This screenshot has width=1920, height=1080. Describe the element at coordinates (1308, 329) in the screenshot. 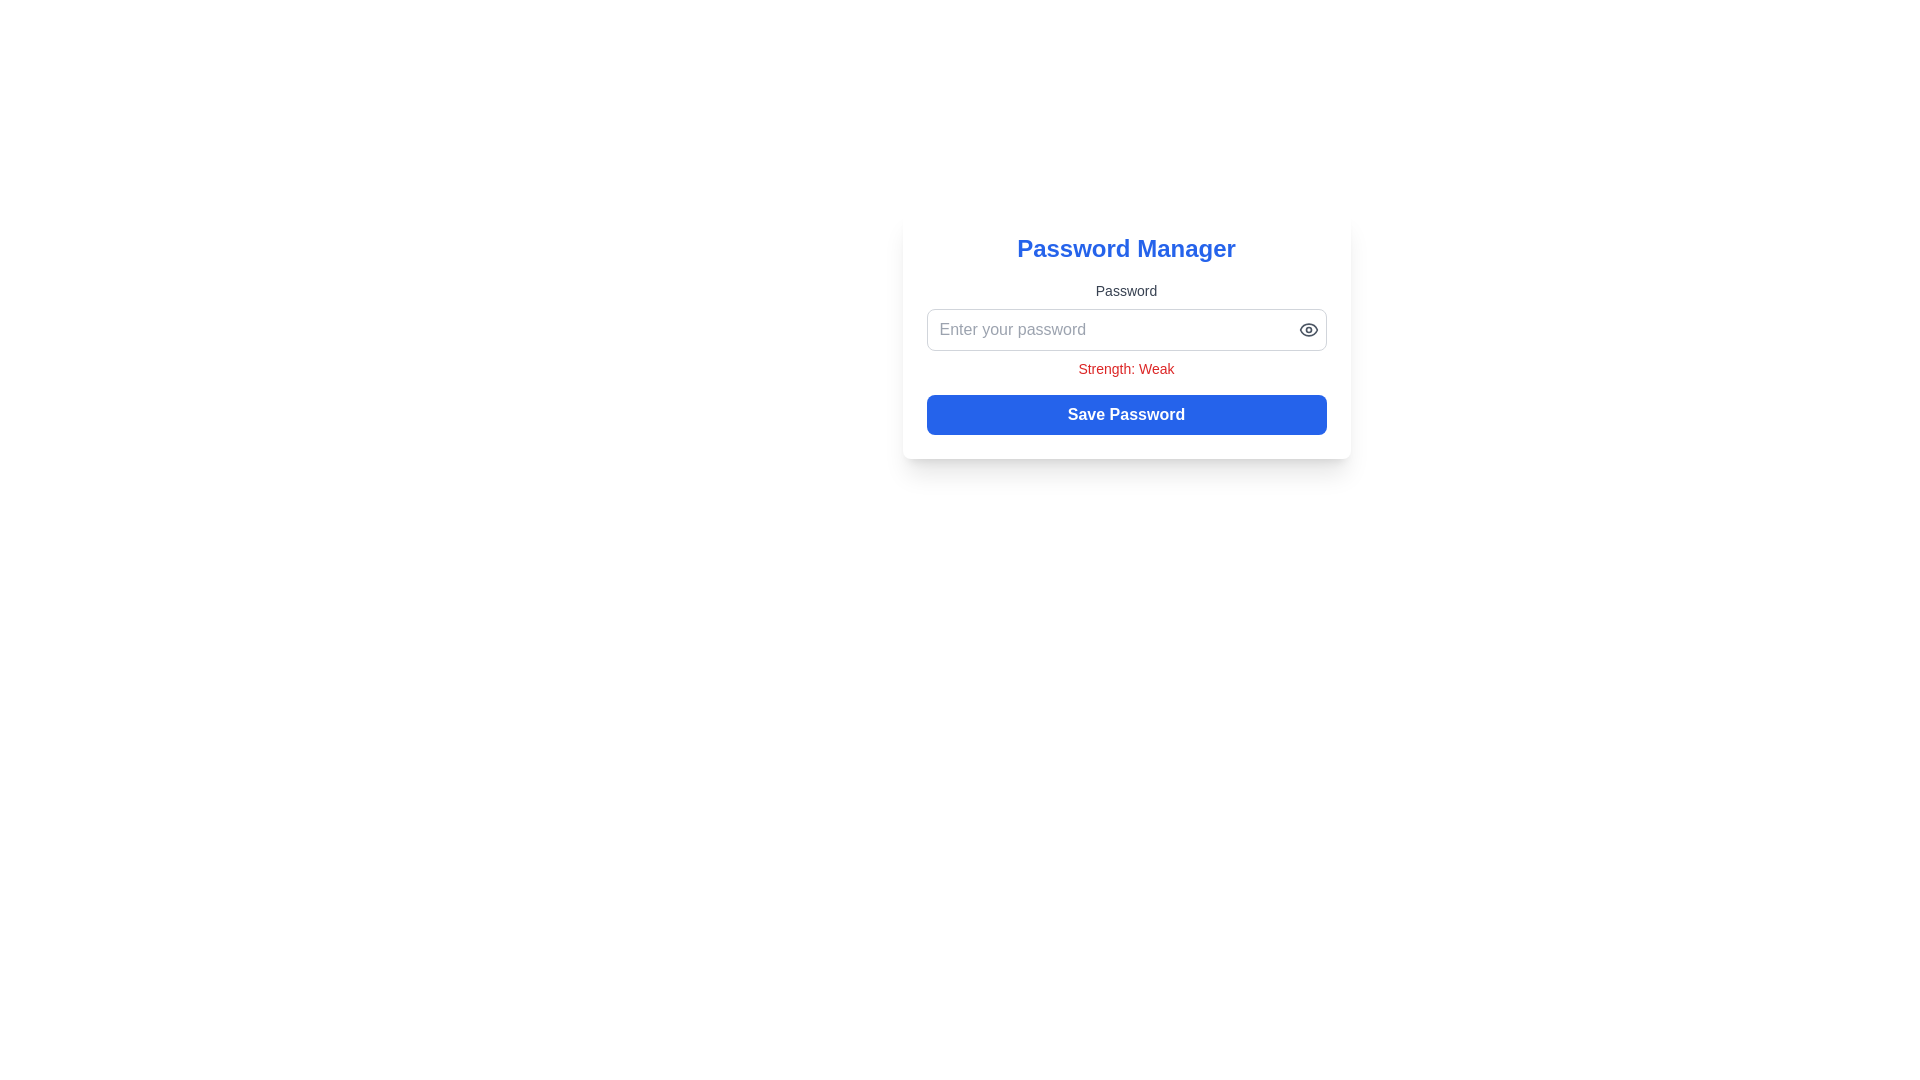

I see `the button located at the far-right end of the password input field` at that location.